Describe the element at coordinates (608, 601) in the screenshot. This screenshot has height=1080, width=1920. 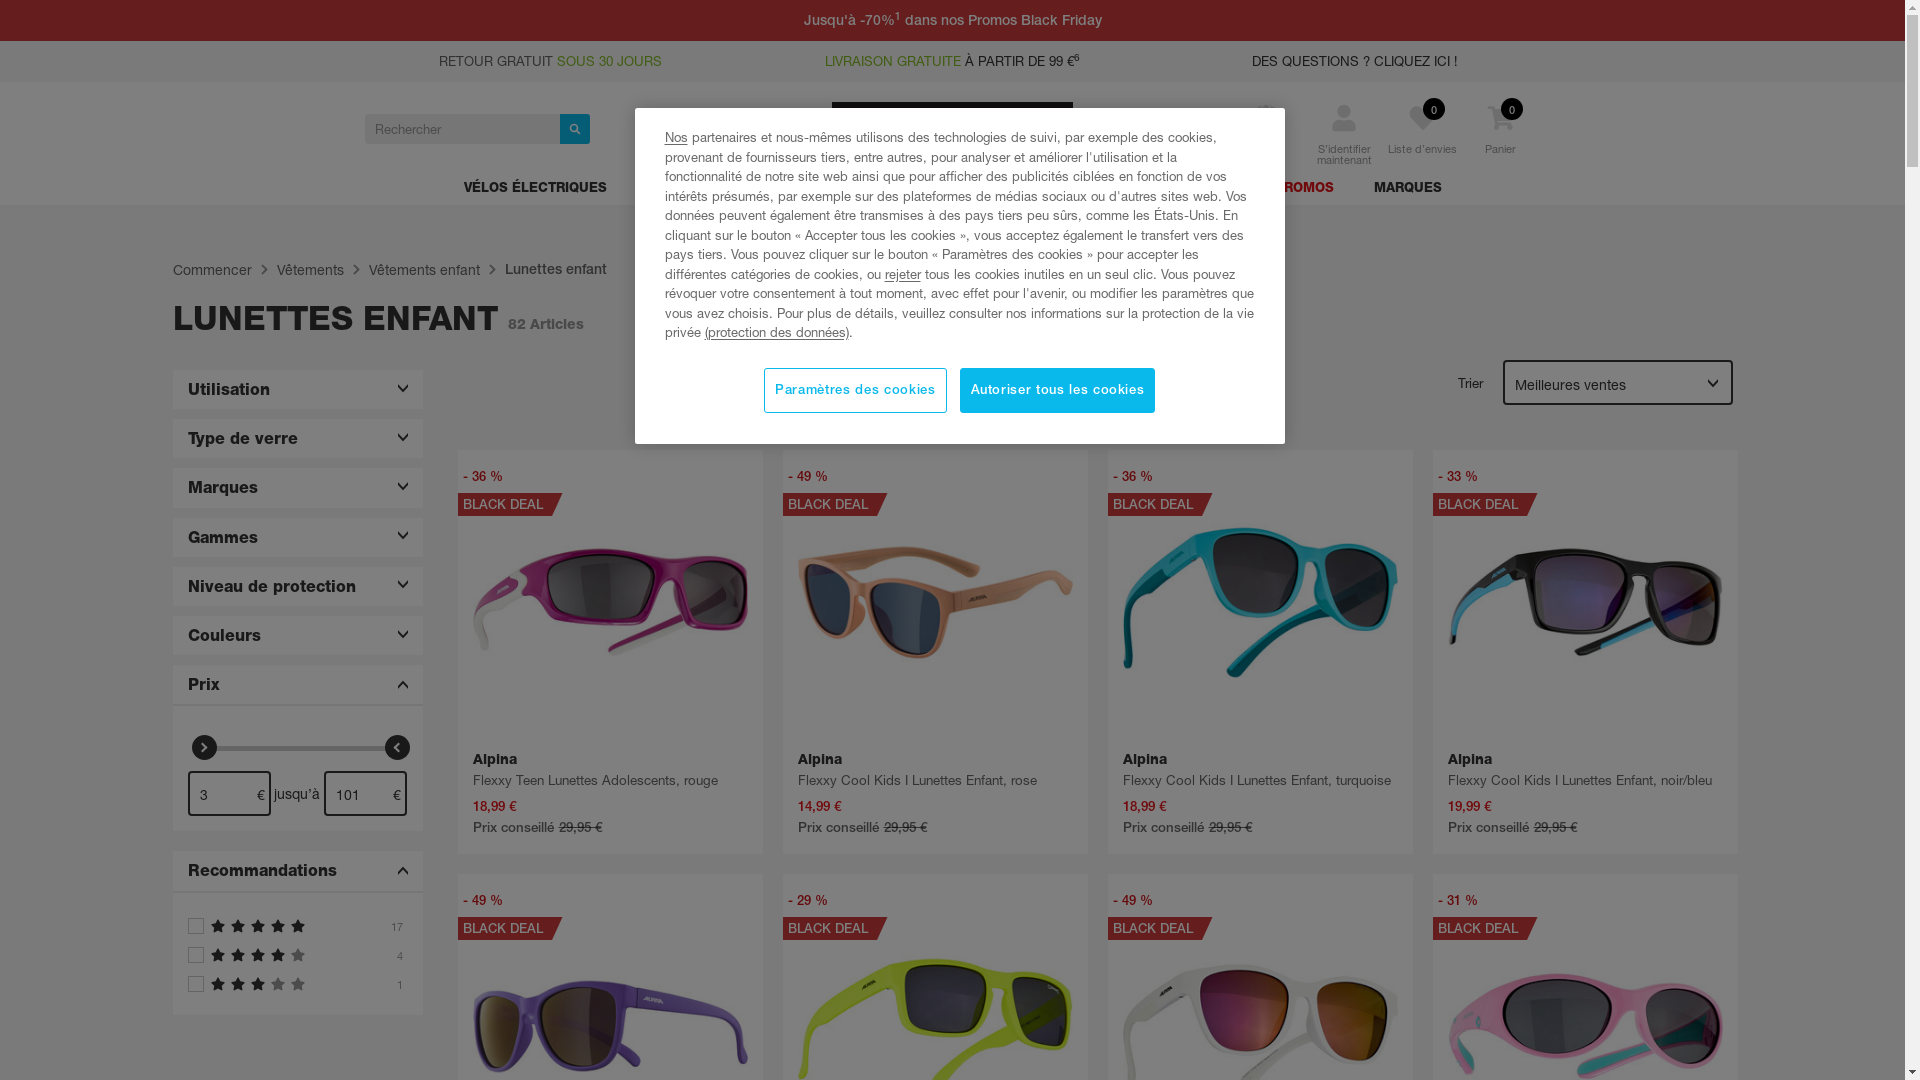
I see `'Alpina Flexxy Teen Lunettes Adolescents, rouge rouge'` at that location.